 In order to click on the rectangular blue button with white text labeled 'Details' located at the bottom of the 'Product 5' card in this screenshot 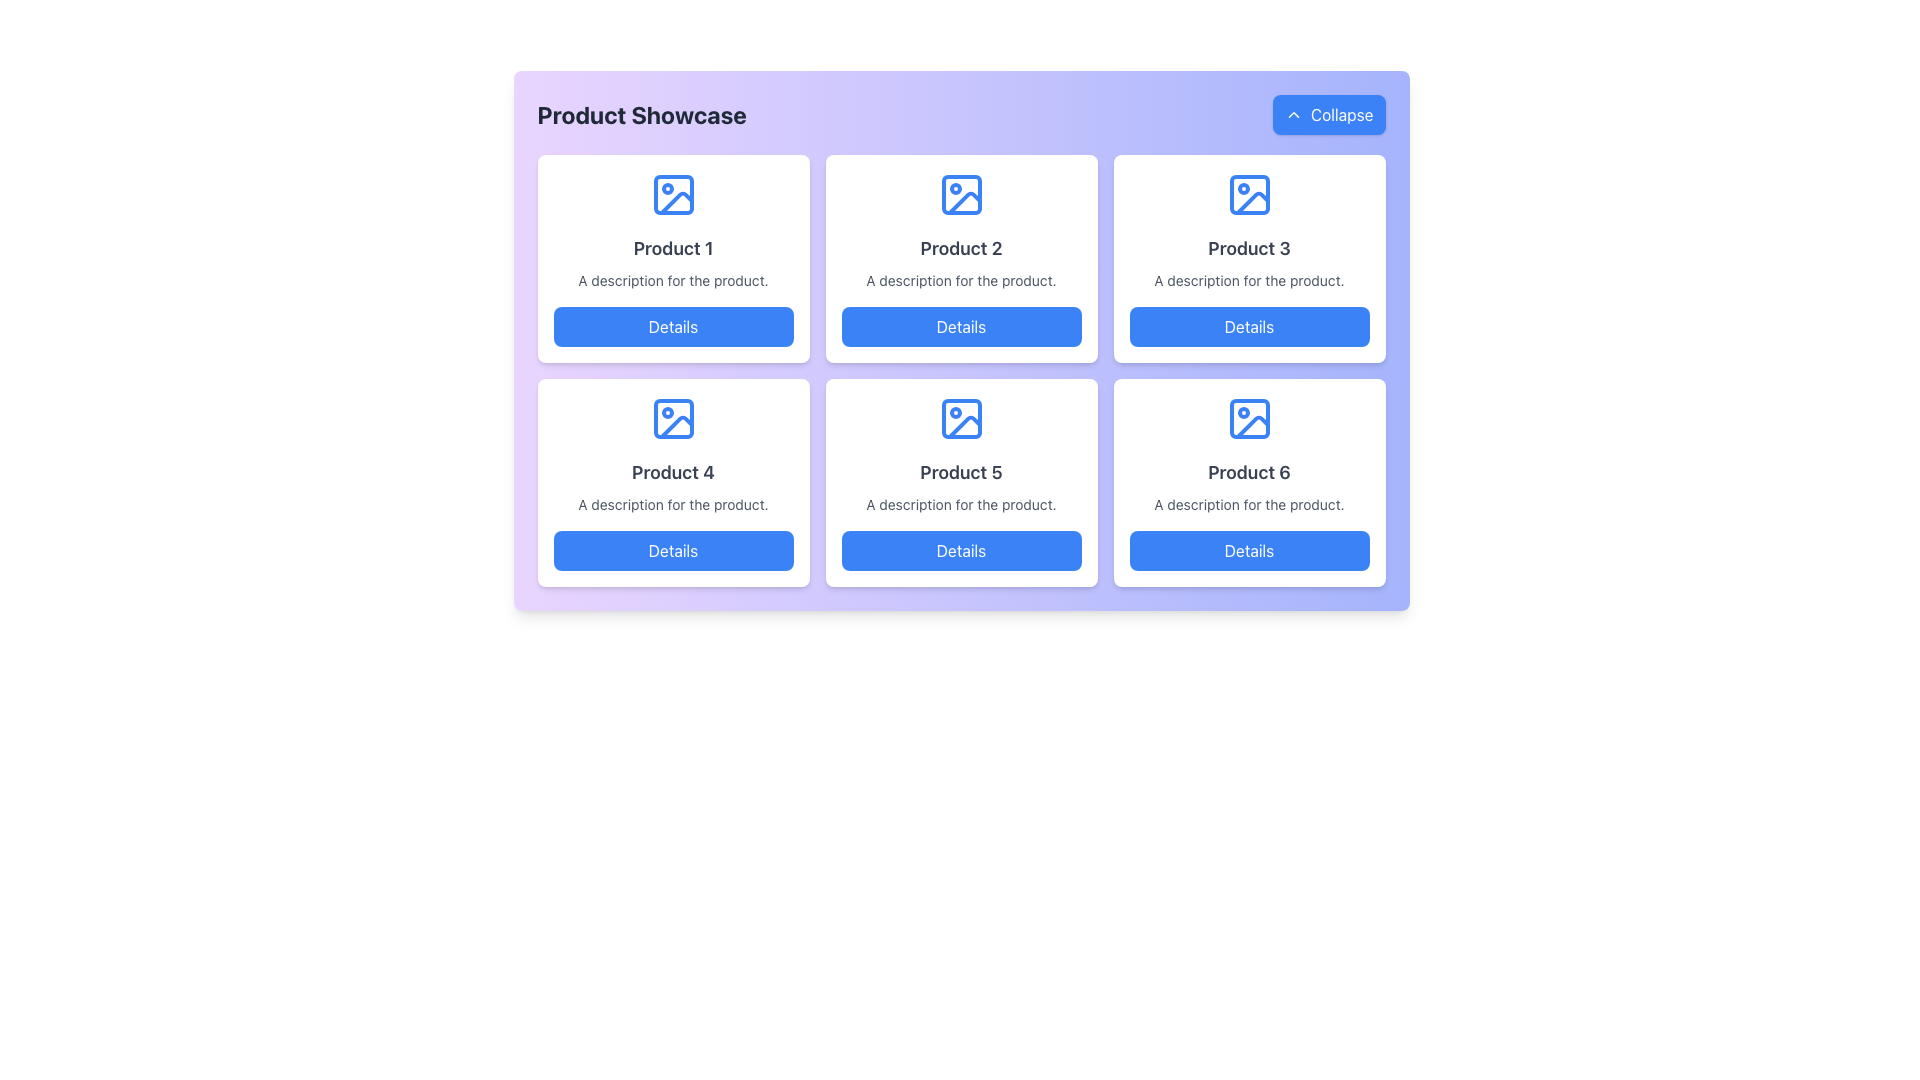, I will do `click(961, 551)`.